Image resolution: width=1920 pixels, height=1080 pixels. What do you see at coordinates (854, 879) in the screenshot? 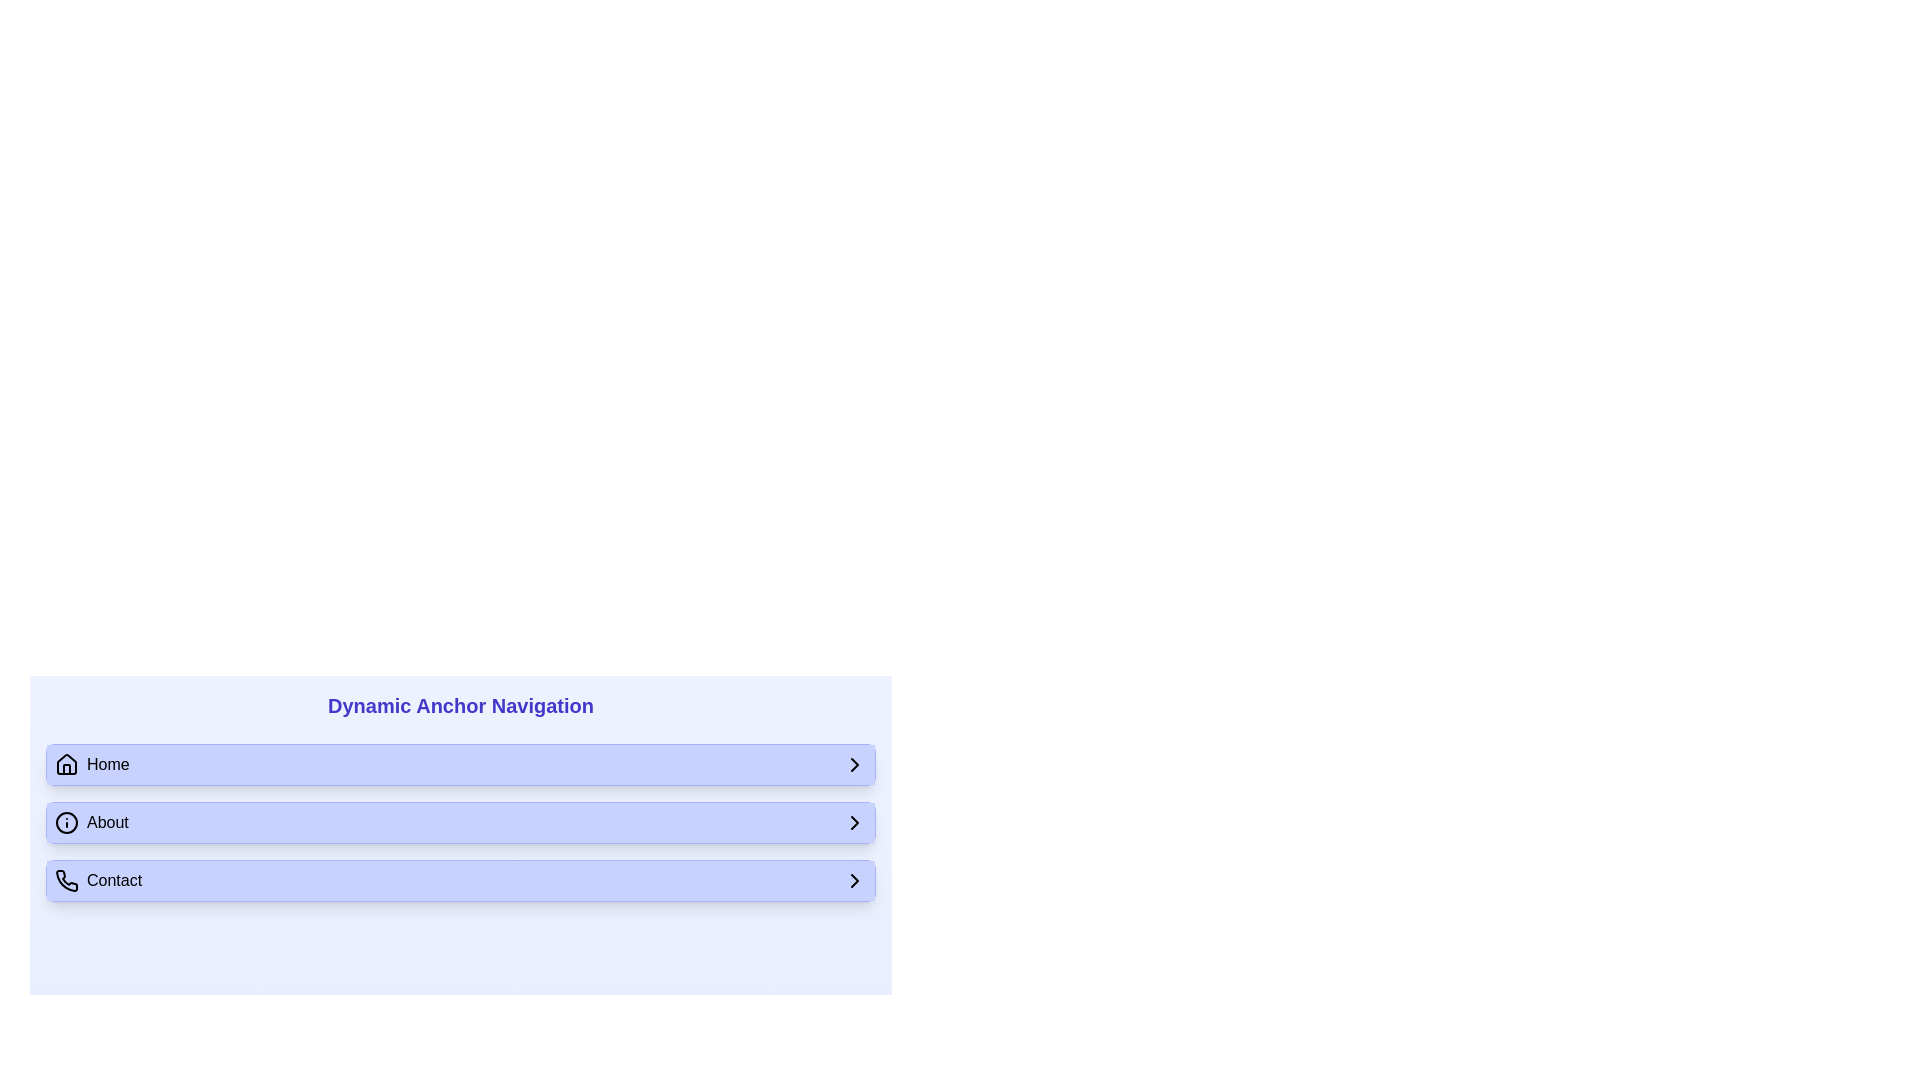
I see `the icon located to the far right of the 'Contact' row in the third horizontal navigation item` at bounding box center [854, 879].